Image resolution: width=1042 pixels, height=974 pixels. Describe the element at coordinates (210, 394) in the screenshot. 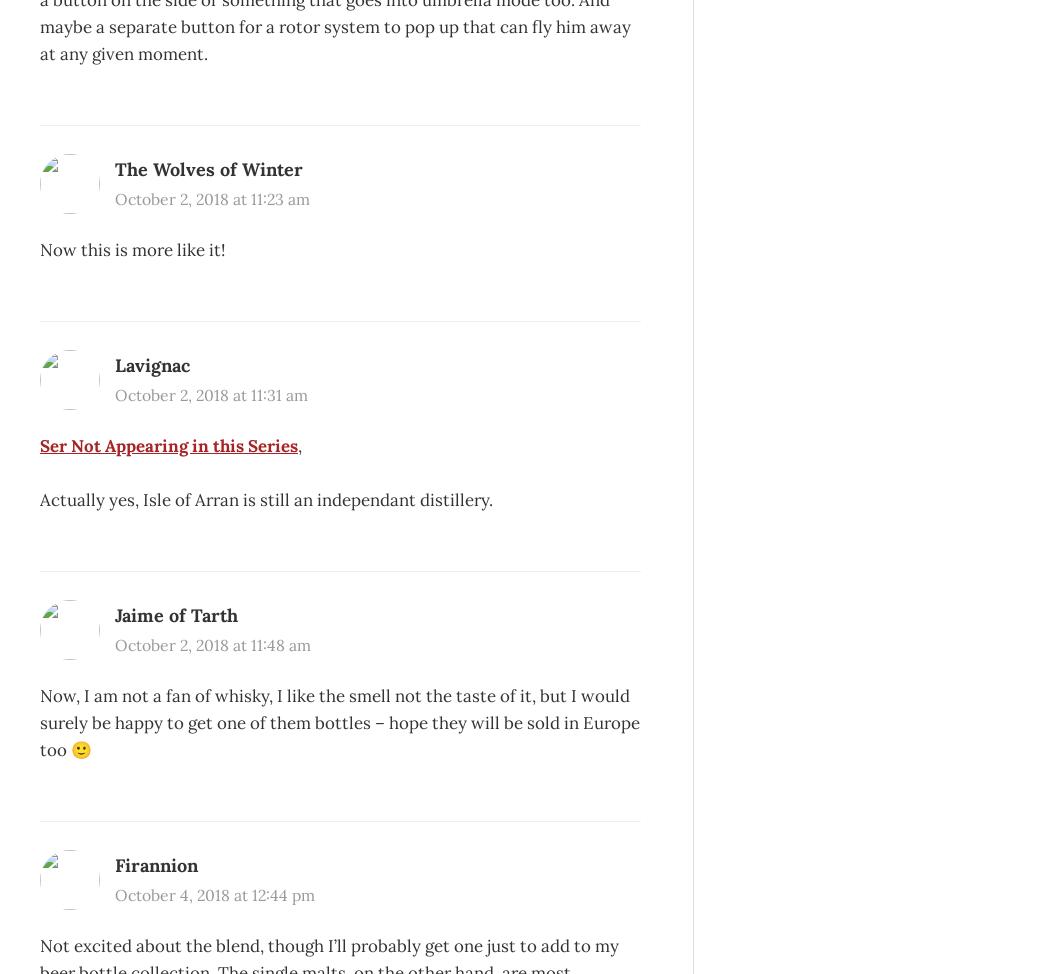

I see `'October 2, 2018 at 11:31 am'` at that location.